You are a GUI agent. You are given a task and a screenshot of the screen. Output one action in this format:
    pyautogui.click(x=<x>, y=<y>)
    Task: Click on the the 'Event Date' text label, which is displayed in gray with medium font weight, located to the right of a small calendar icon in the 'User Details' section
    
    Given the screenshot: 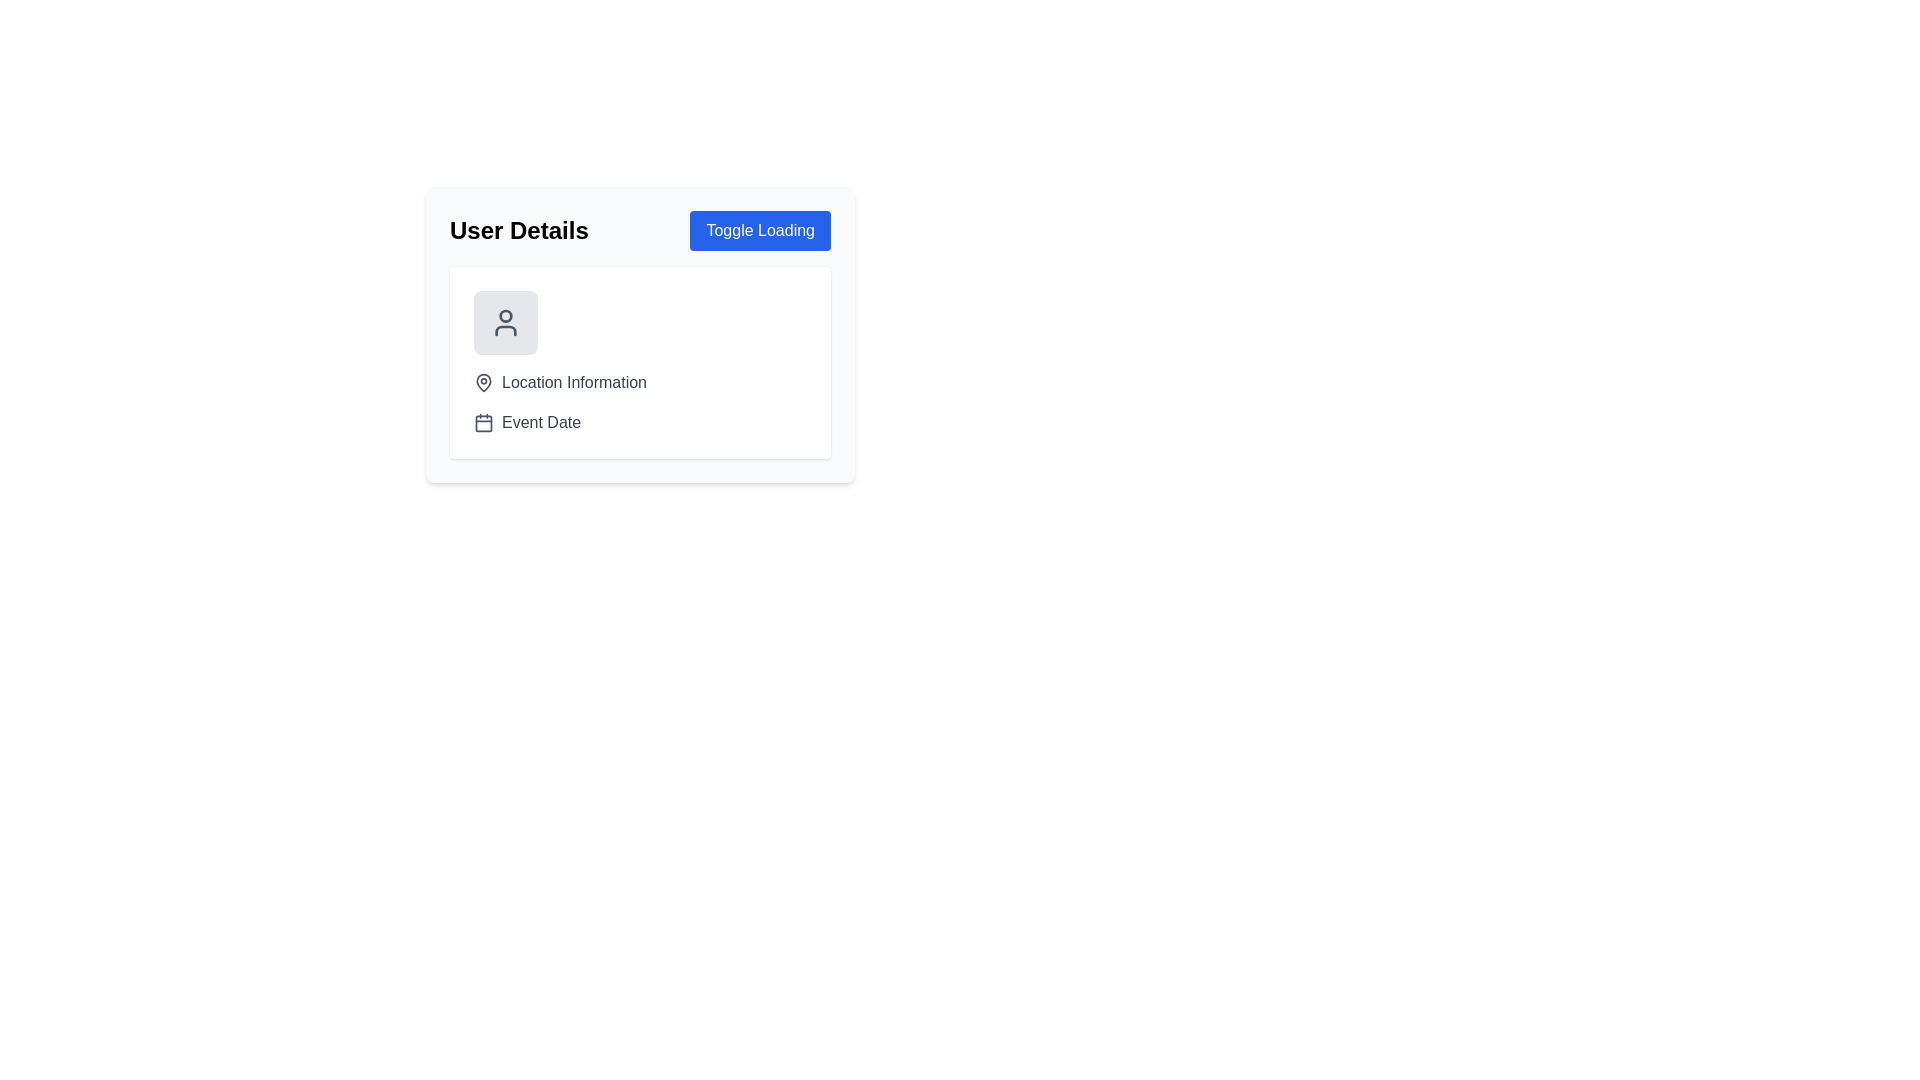 What is the action you would take?
    pyautogui.click(x=541, y=422)
    